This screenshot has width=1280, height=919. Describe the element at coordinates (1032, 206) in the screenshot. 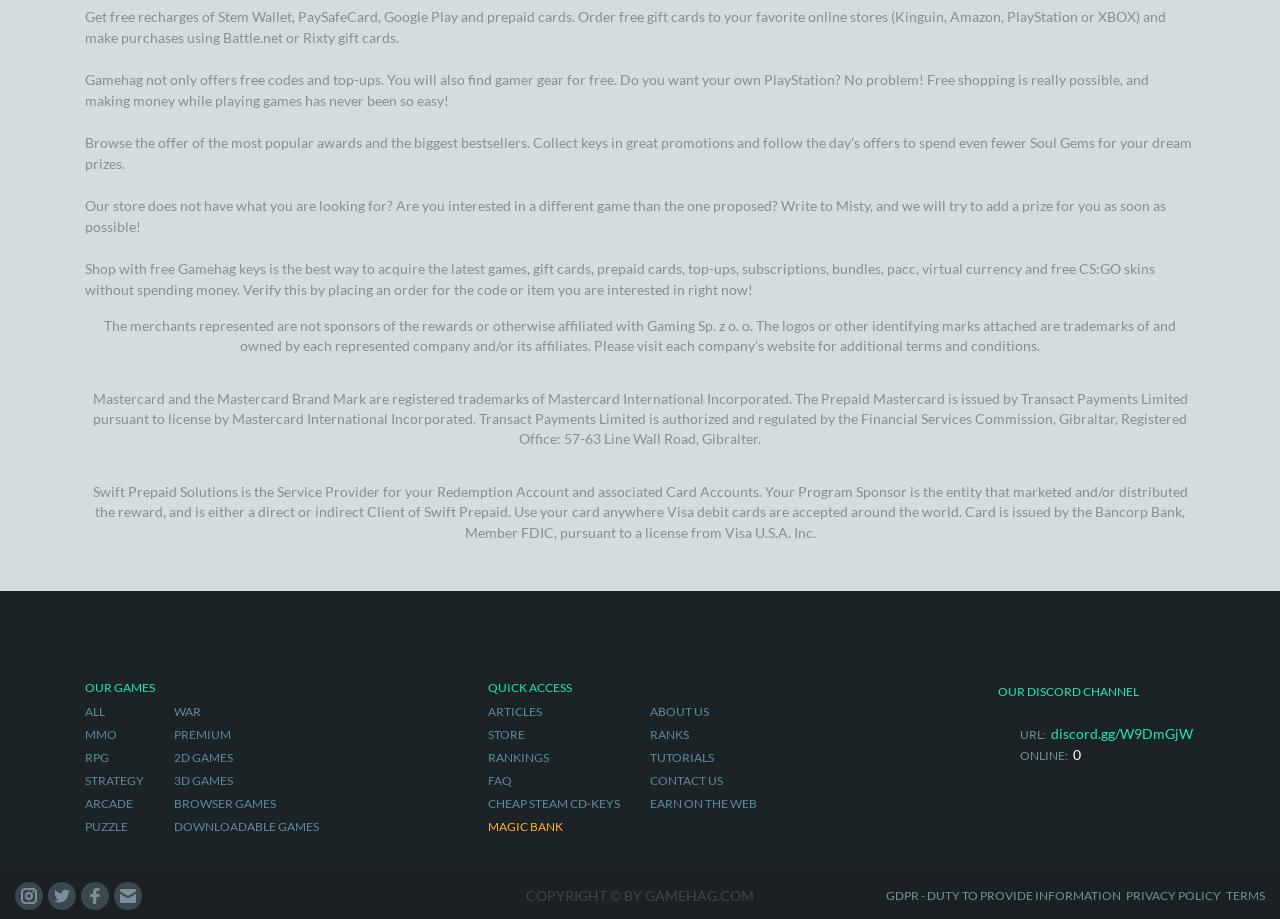

I see `'URL:'` at that location.